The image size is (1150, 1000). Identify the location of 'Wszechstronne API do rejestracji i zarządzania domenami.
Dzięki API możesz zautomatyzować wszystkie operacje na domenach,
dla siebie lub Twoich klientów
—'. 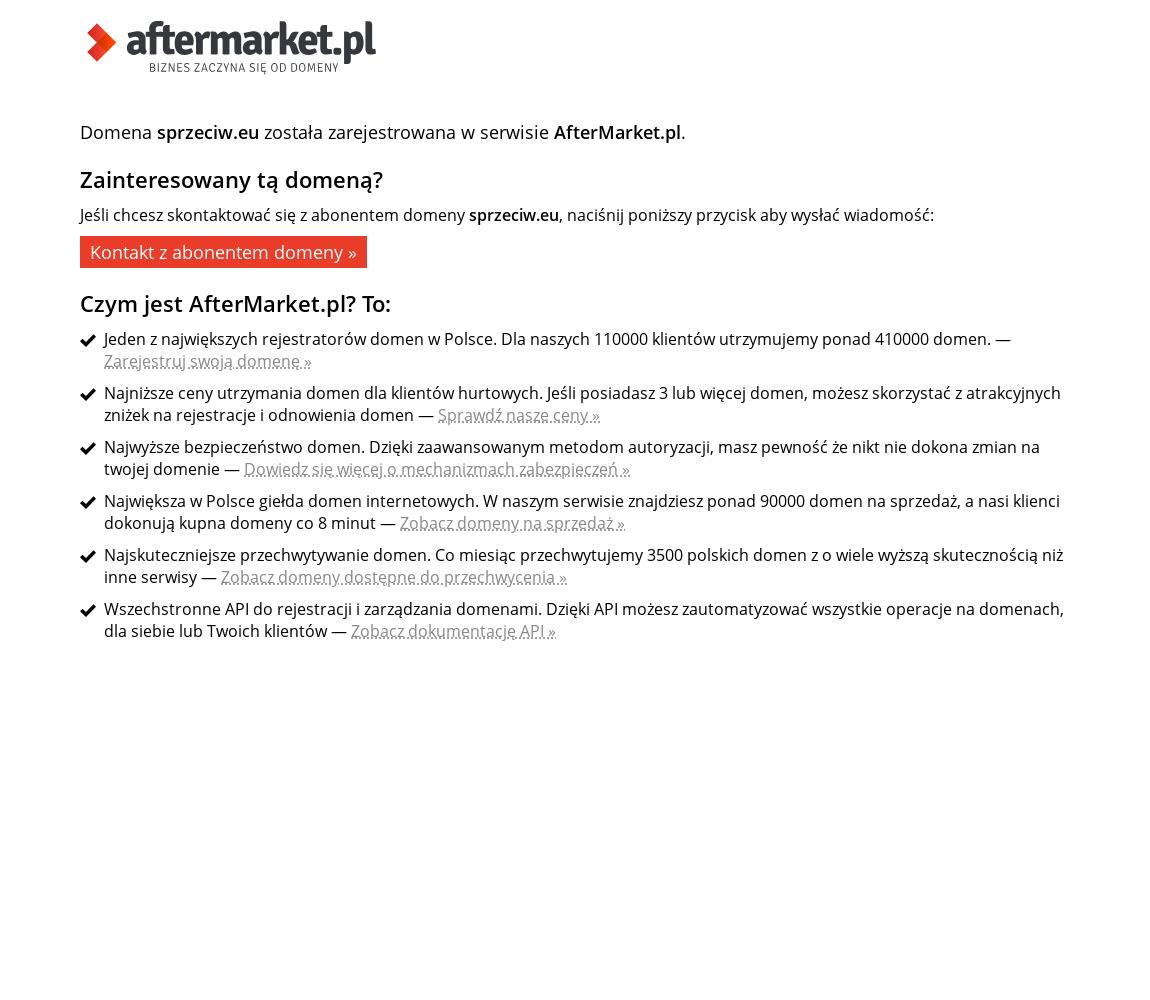
(582, 619).